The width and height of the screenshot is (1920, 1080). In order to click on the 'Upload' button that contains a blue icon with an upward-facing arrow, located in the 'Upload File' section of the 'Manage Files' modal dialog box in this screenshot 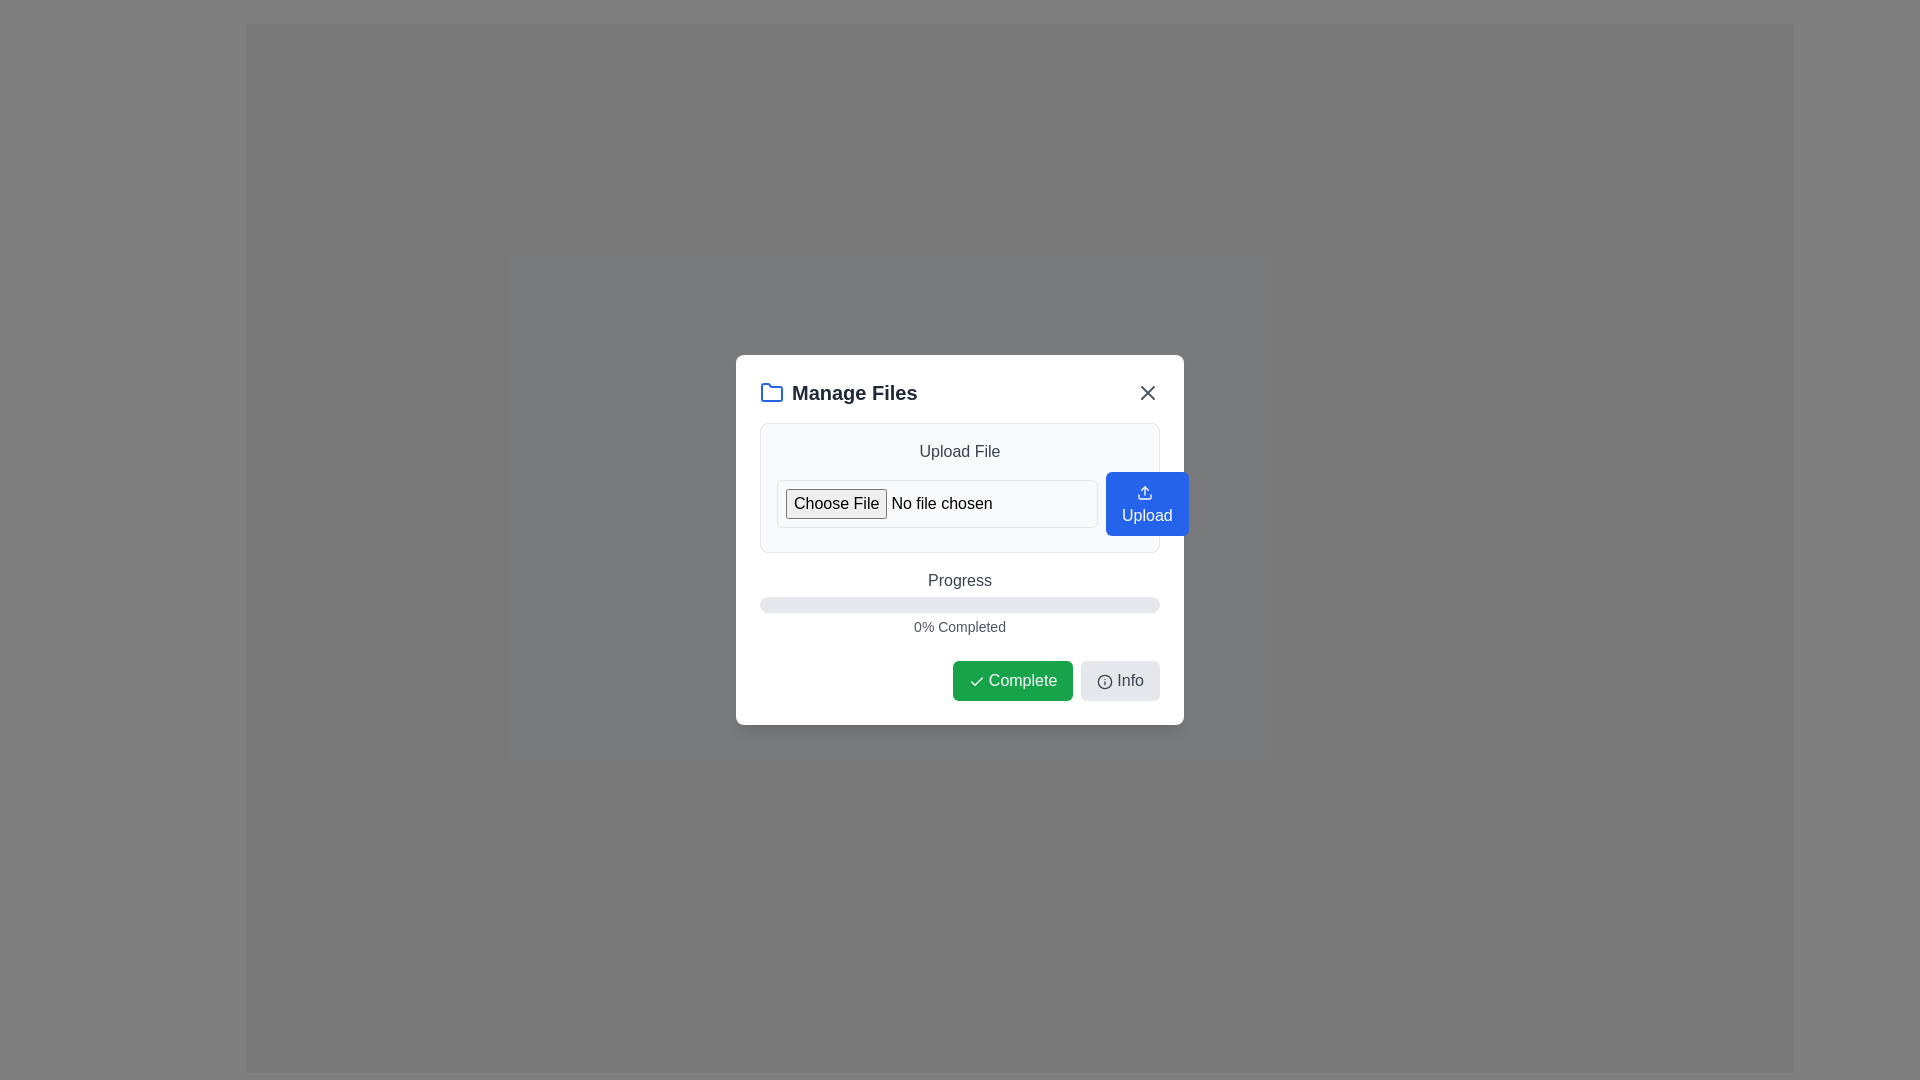, I will do `click(1145, 492)`.